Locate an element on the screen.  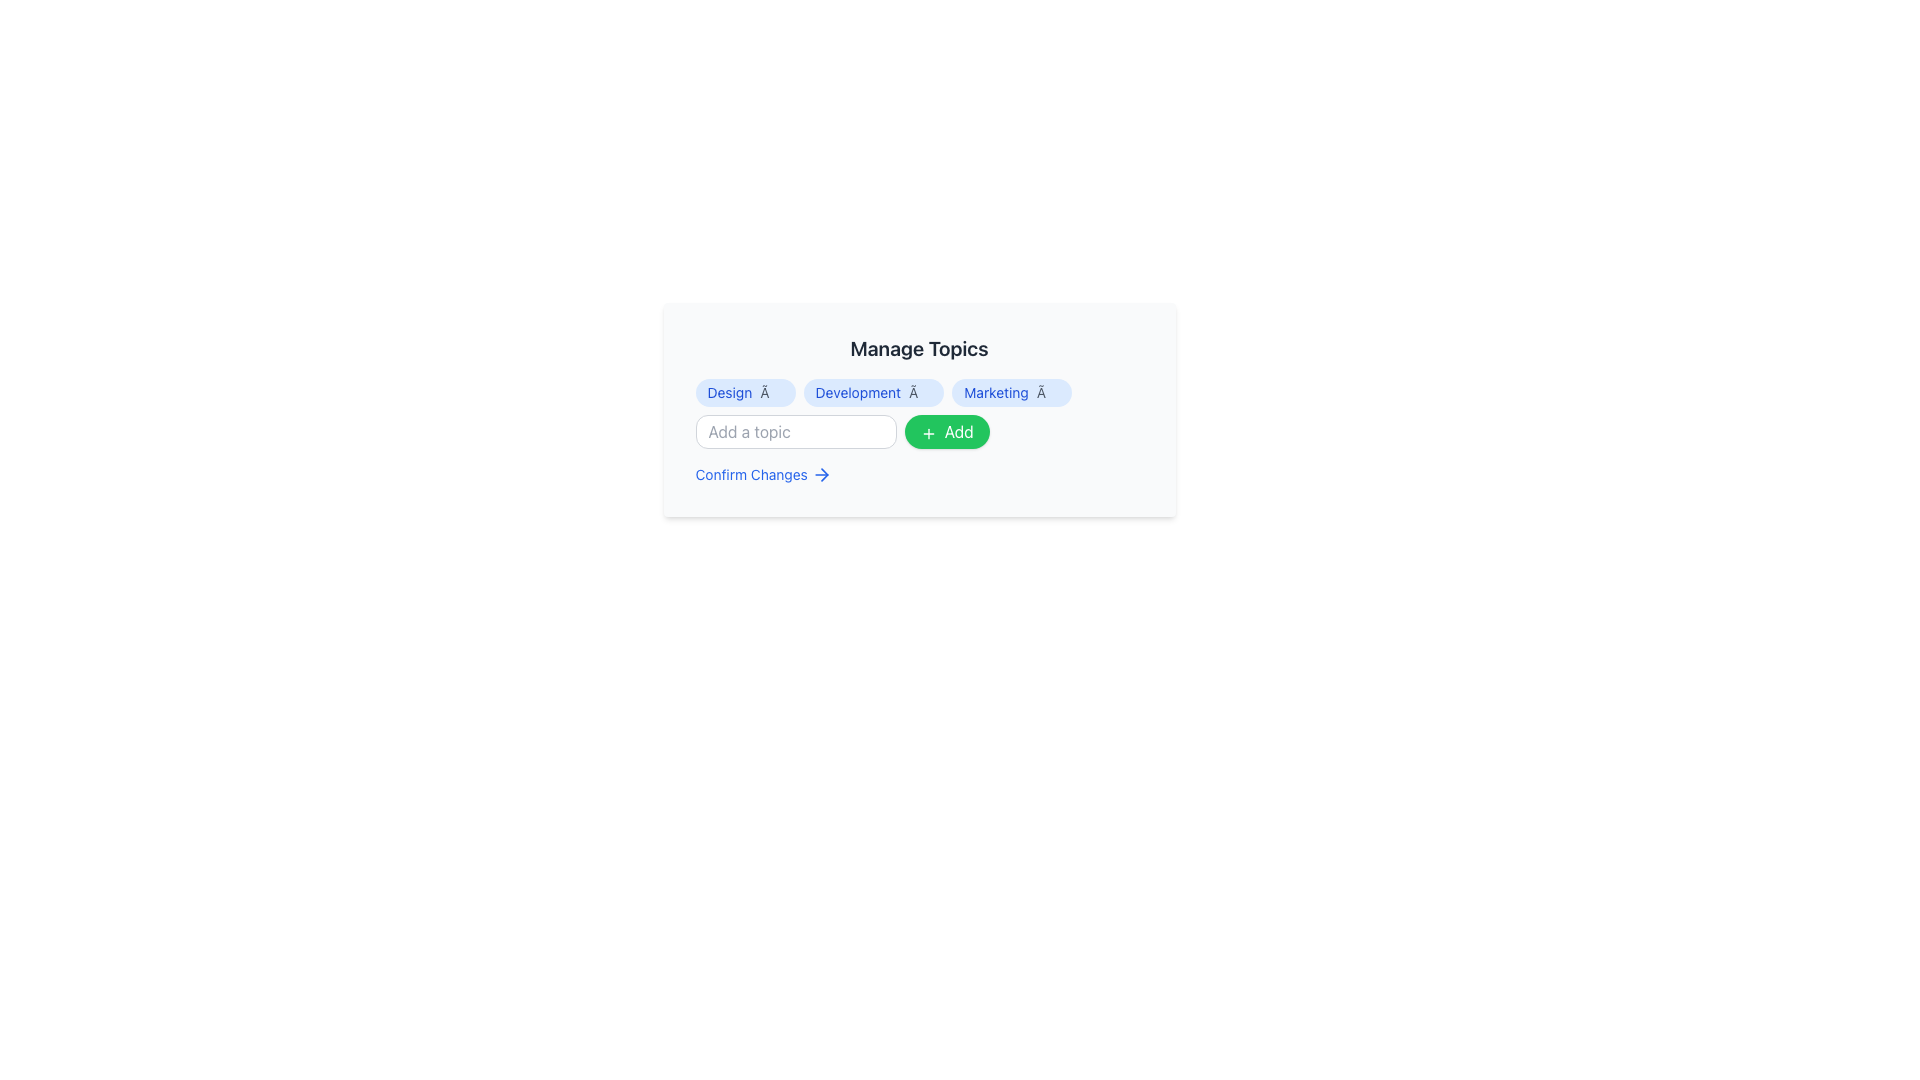
the '×' icon on the Pill-shaped label representing 'Development' is located at coordinates (873, 393).